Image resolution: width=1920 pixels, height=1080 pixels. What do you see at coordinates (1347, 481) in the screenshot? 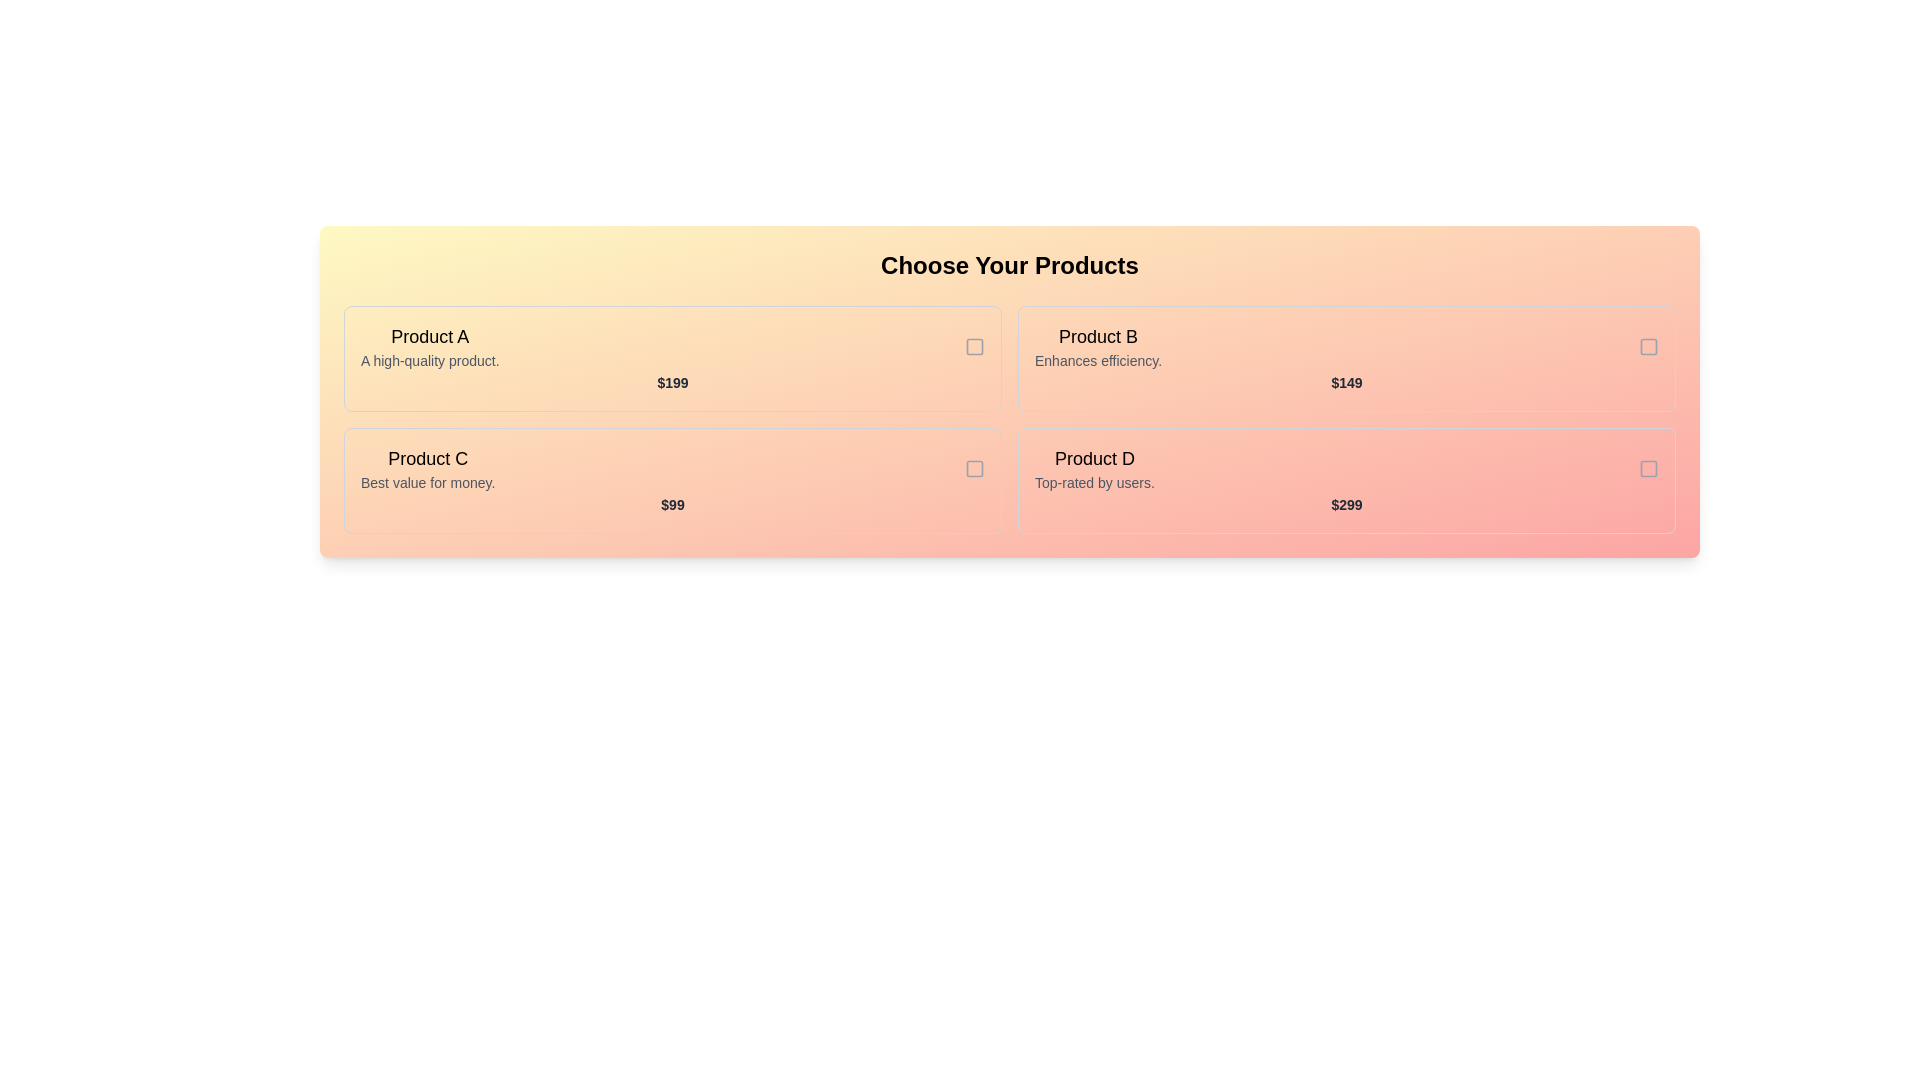
I see `the product card for Product D` at bounding box center [1347, 481].